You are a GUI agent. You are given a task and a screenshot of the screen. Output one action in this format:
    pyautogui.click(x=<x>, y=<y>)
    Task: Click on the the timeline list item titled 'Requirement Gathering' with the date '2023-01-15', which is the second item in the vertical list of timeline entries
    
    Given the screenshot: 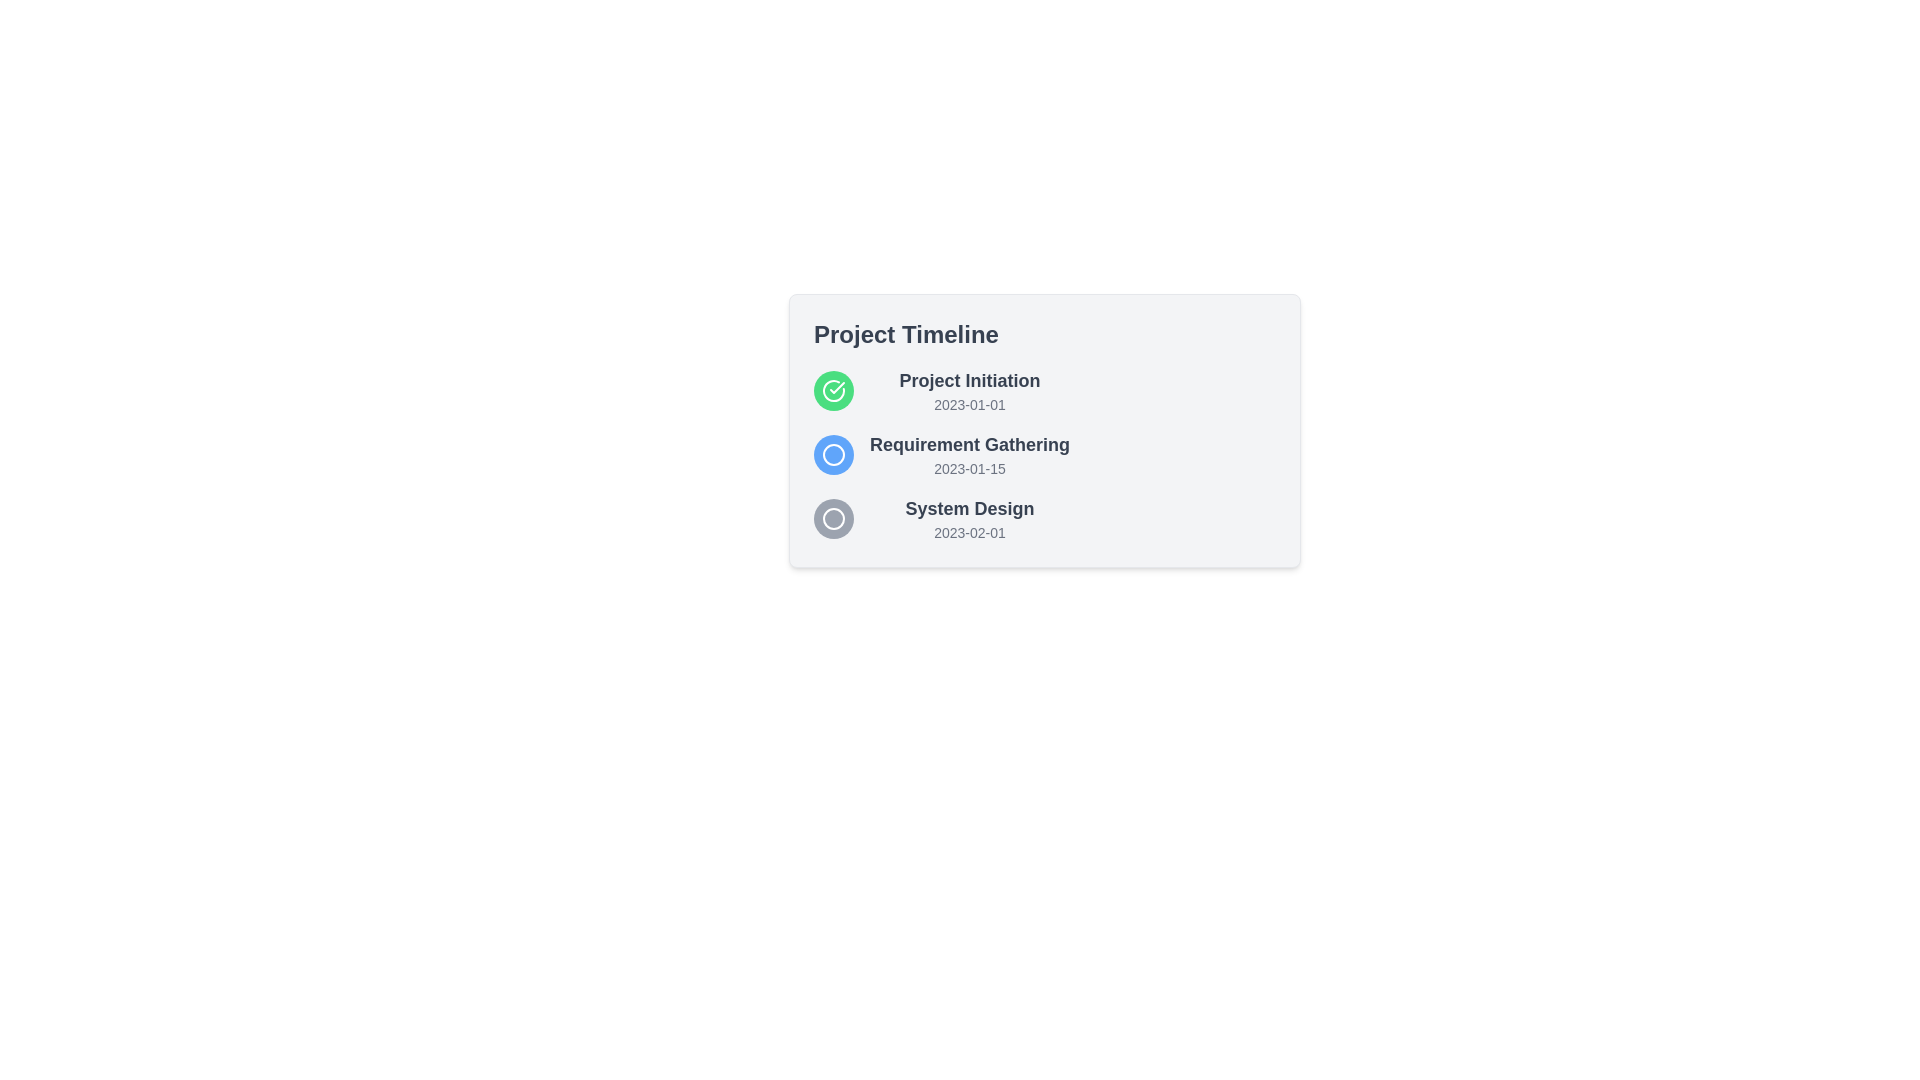 What is the action you would take?
    pyautogui.click(x=940, y=455)
    